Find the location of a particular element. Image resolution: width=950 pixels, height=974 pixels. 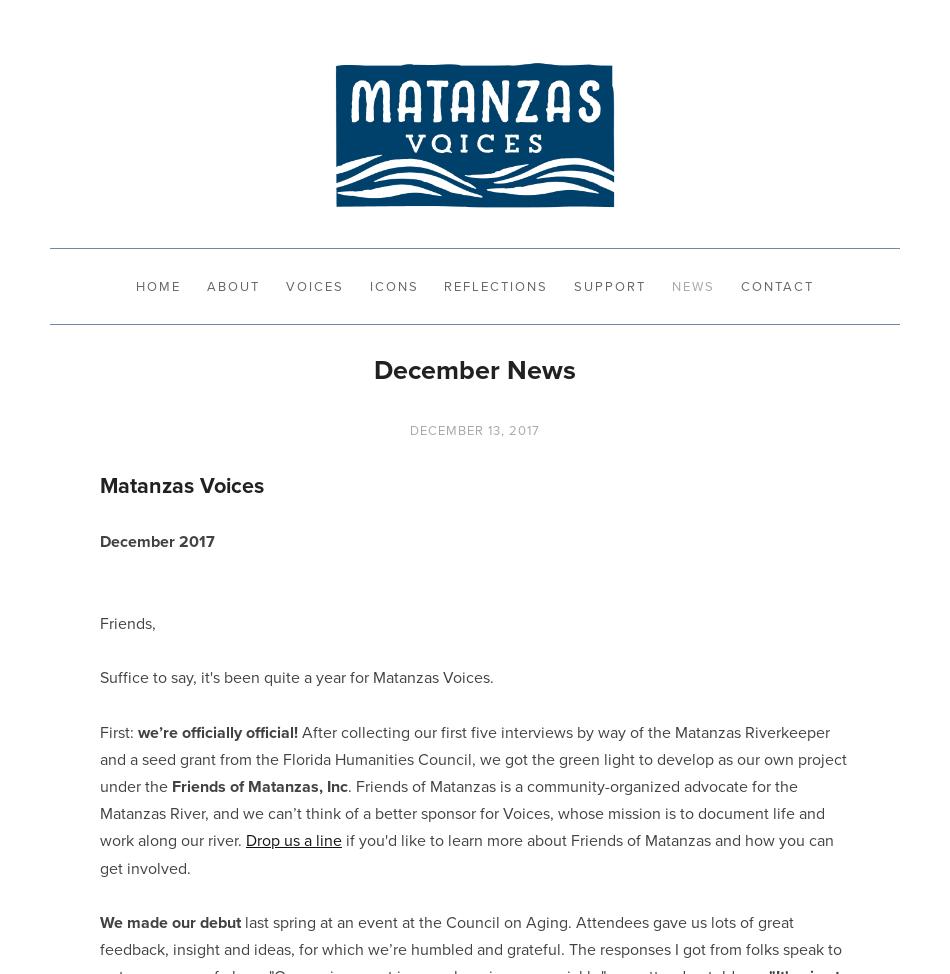

'Voices' is located at coordinates (284, 284).